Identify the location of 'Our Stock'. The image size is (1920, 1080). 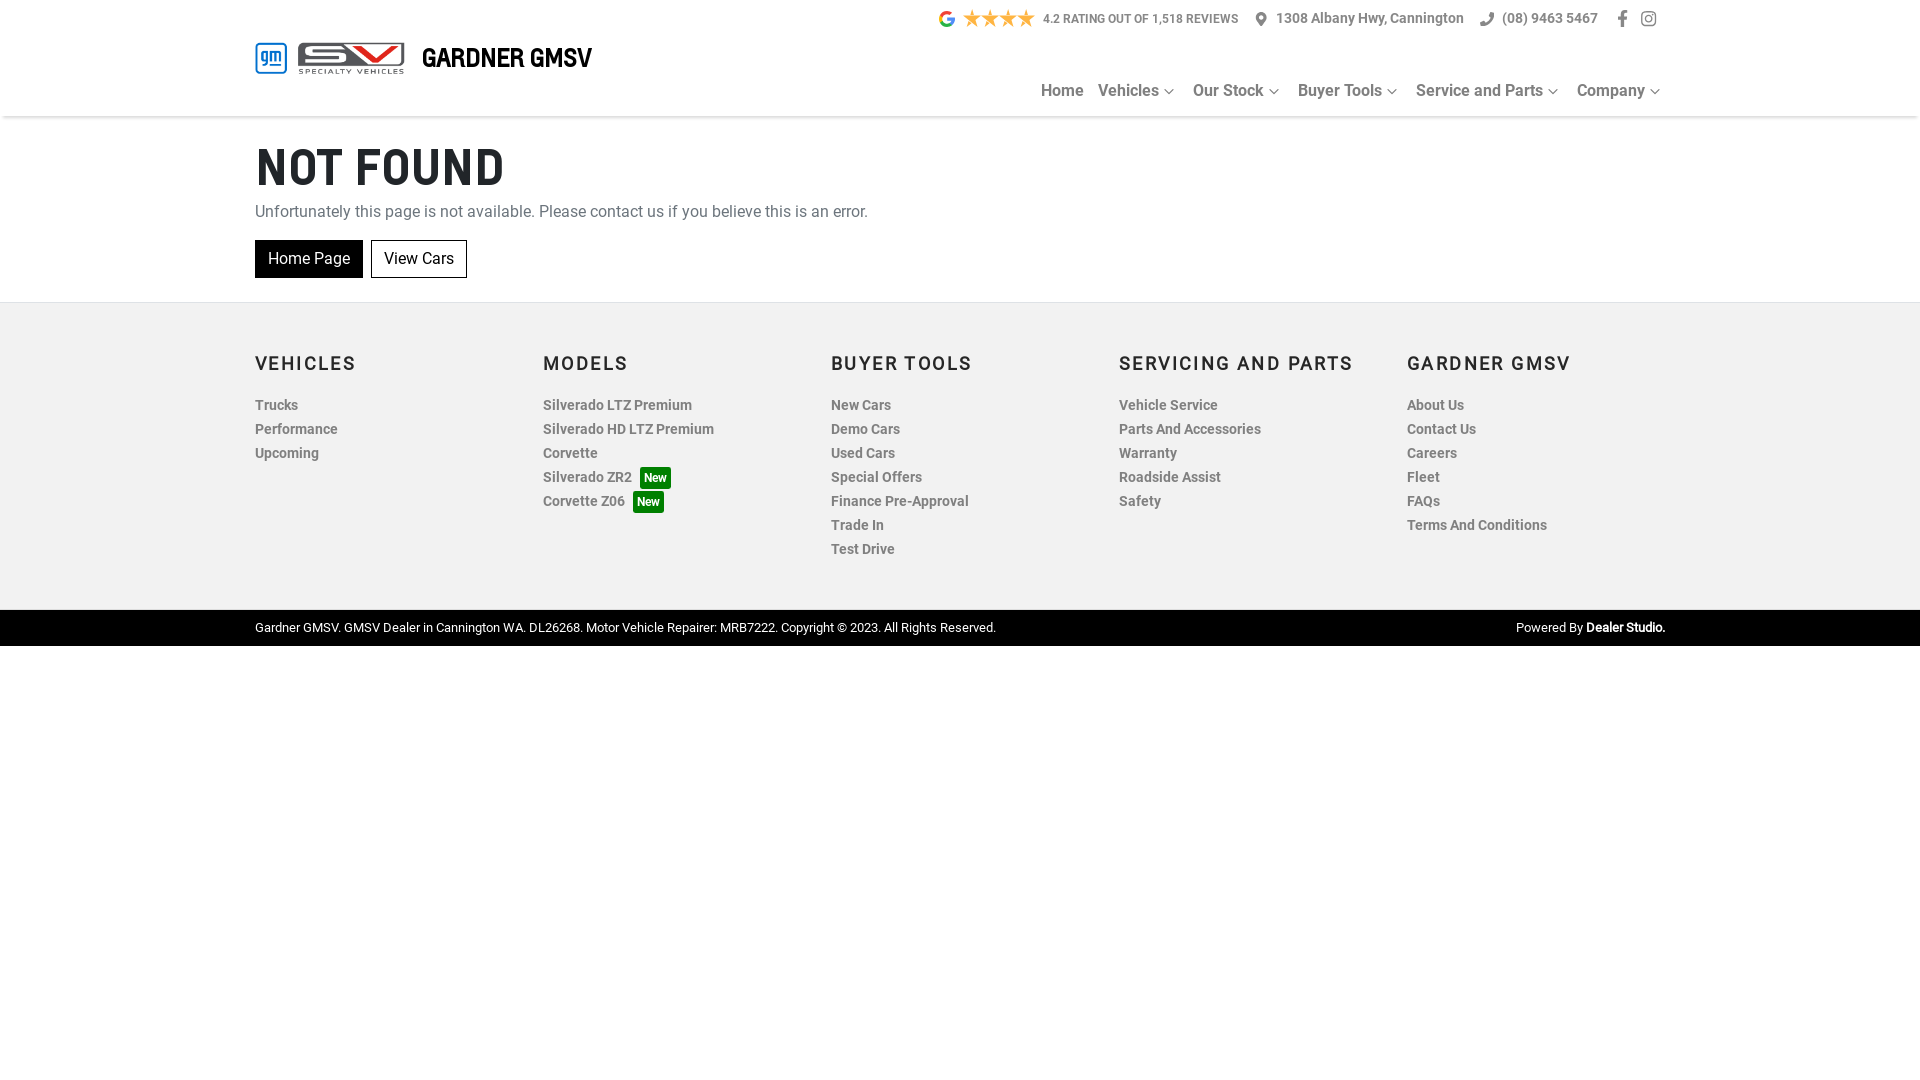
(1230, 91).